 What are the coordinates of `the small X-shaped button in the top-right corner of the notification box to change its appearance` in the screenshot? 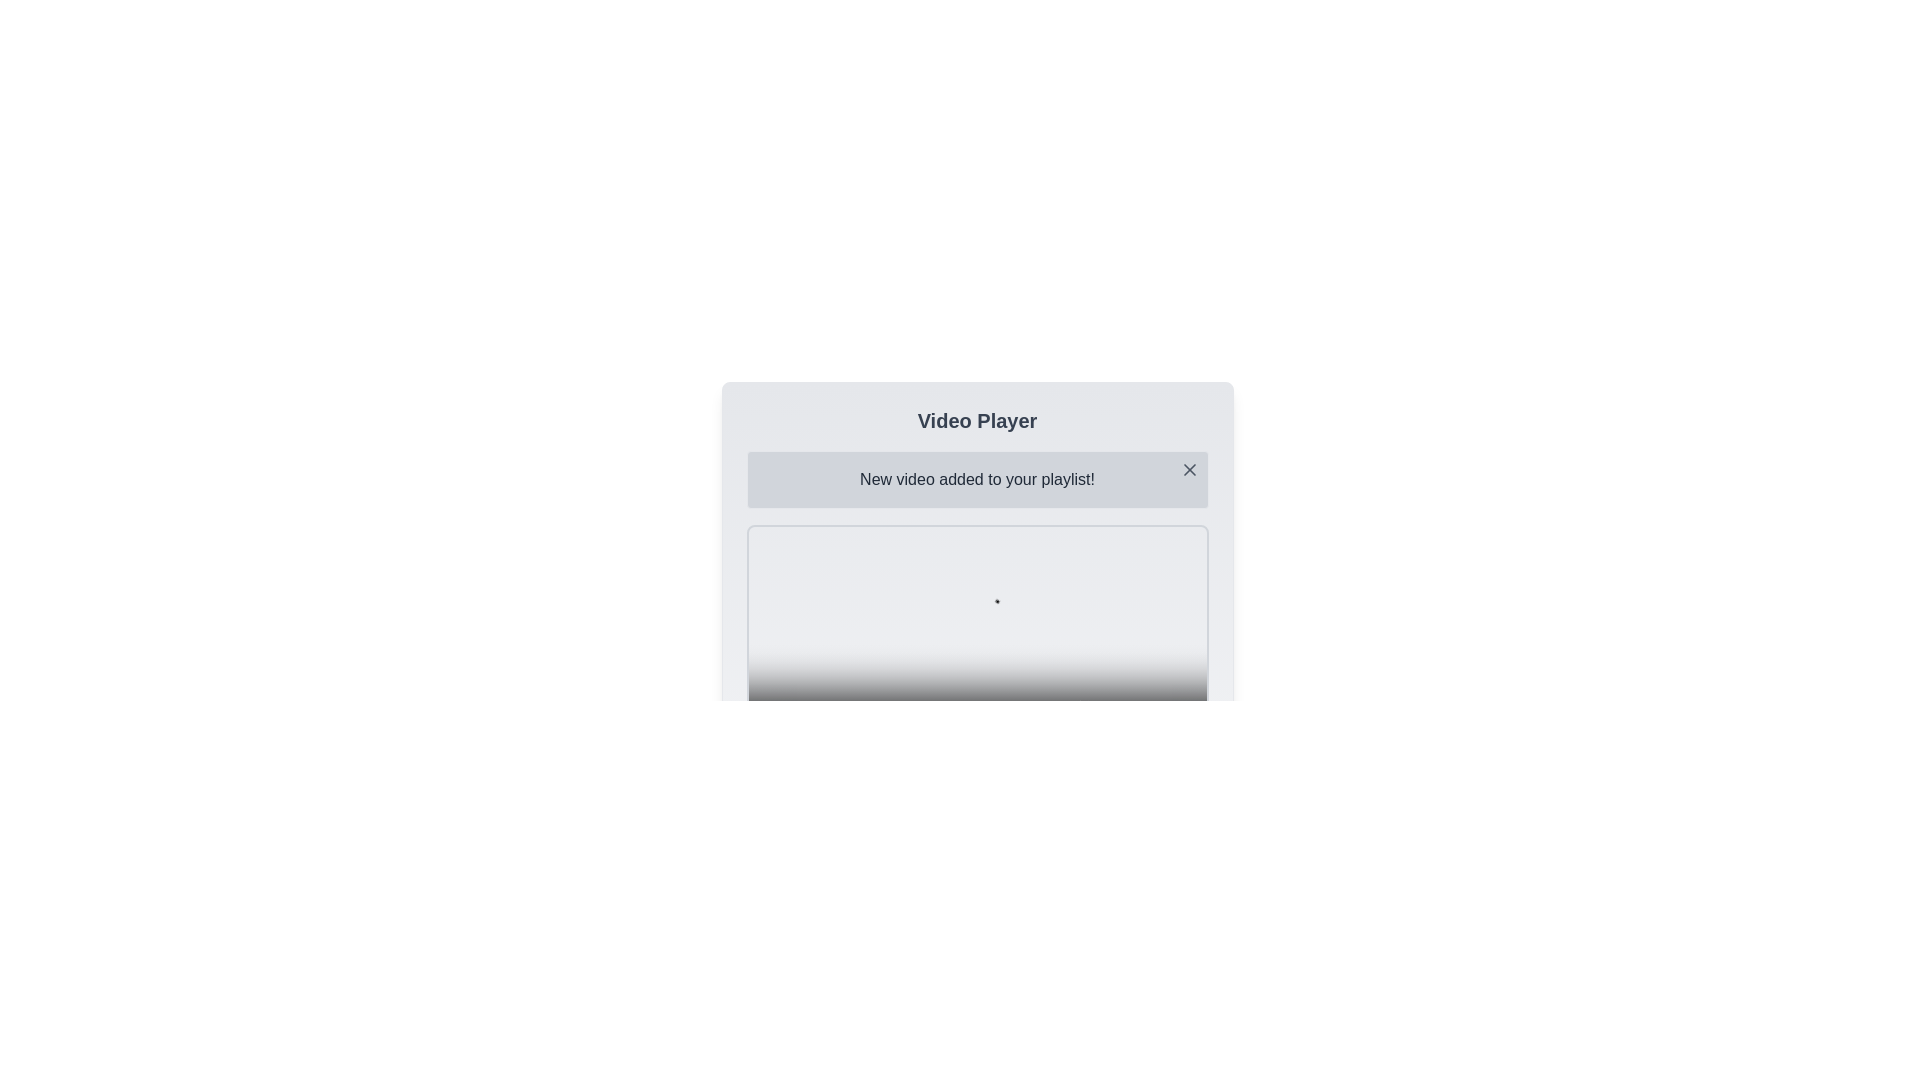 It's located at (1189, 470).